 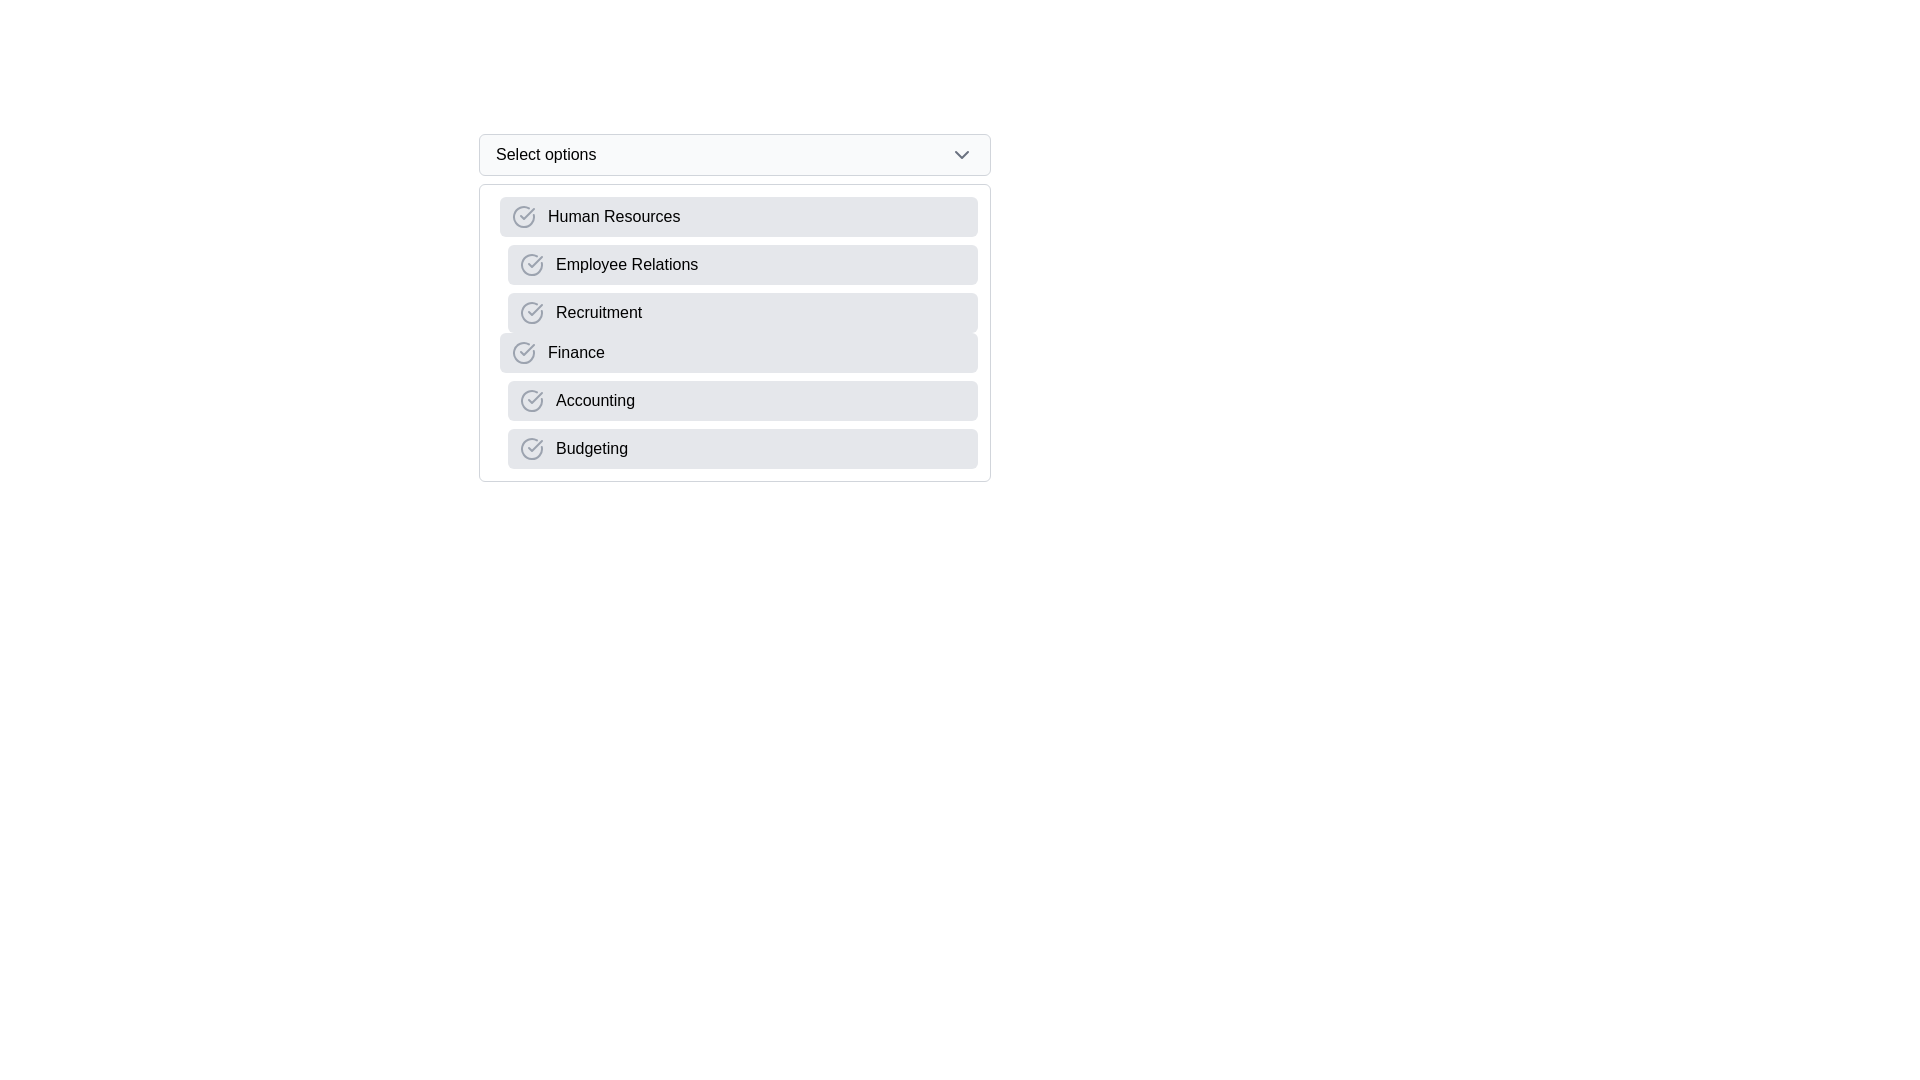 What do you see at coordinates (532, 264) in the screenshot?
I see `the circular icon that resembles an outlined circle with a partially filled arc, located` at bounding box center [532, 264].